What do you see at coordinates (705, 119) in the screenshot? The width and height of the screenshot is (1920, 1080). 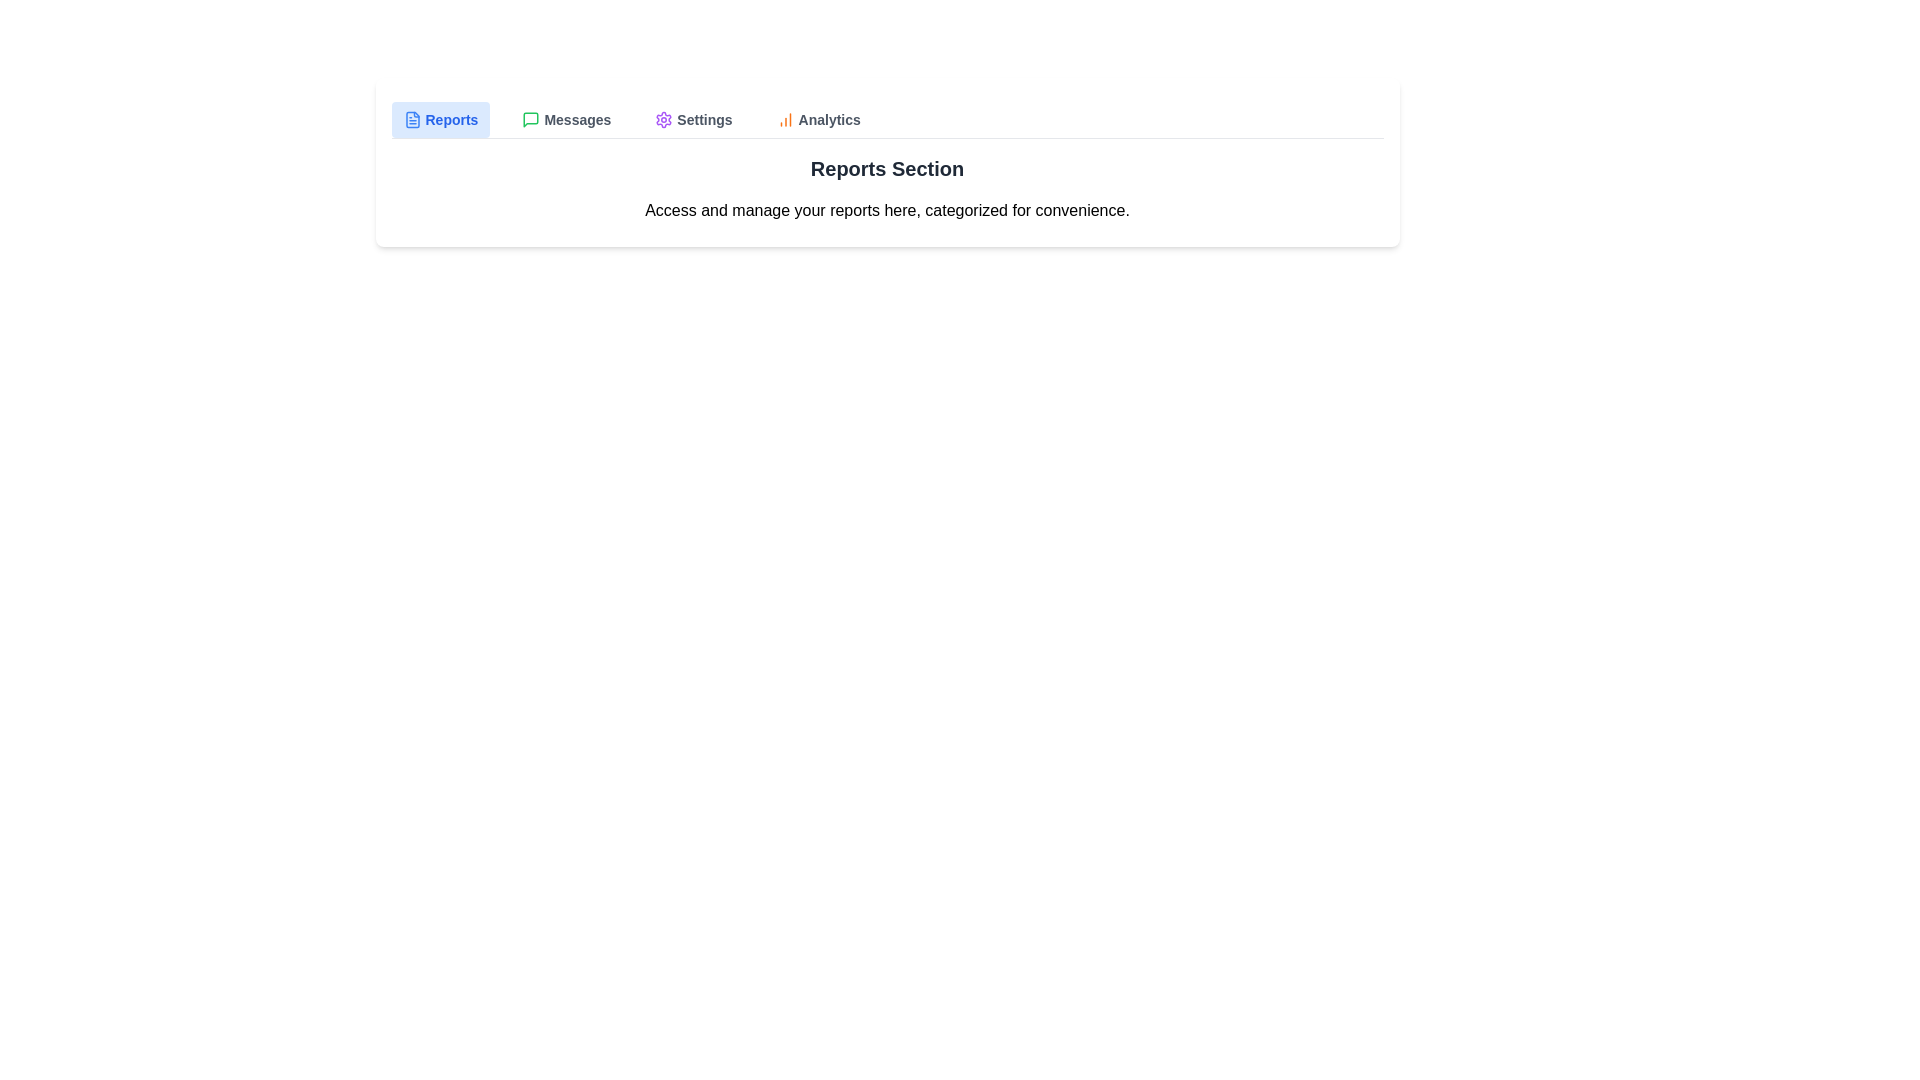 I see `the 'Settings' label located on the navigation bar, which is the rightmost option in a group of tabs including 'Reports,' 'Messages,' and 'Analytics.'` at bounding box center [705, 119].